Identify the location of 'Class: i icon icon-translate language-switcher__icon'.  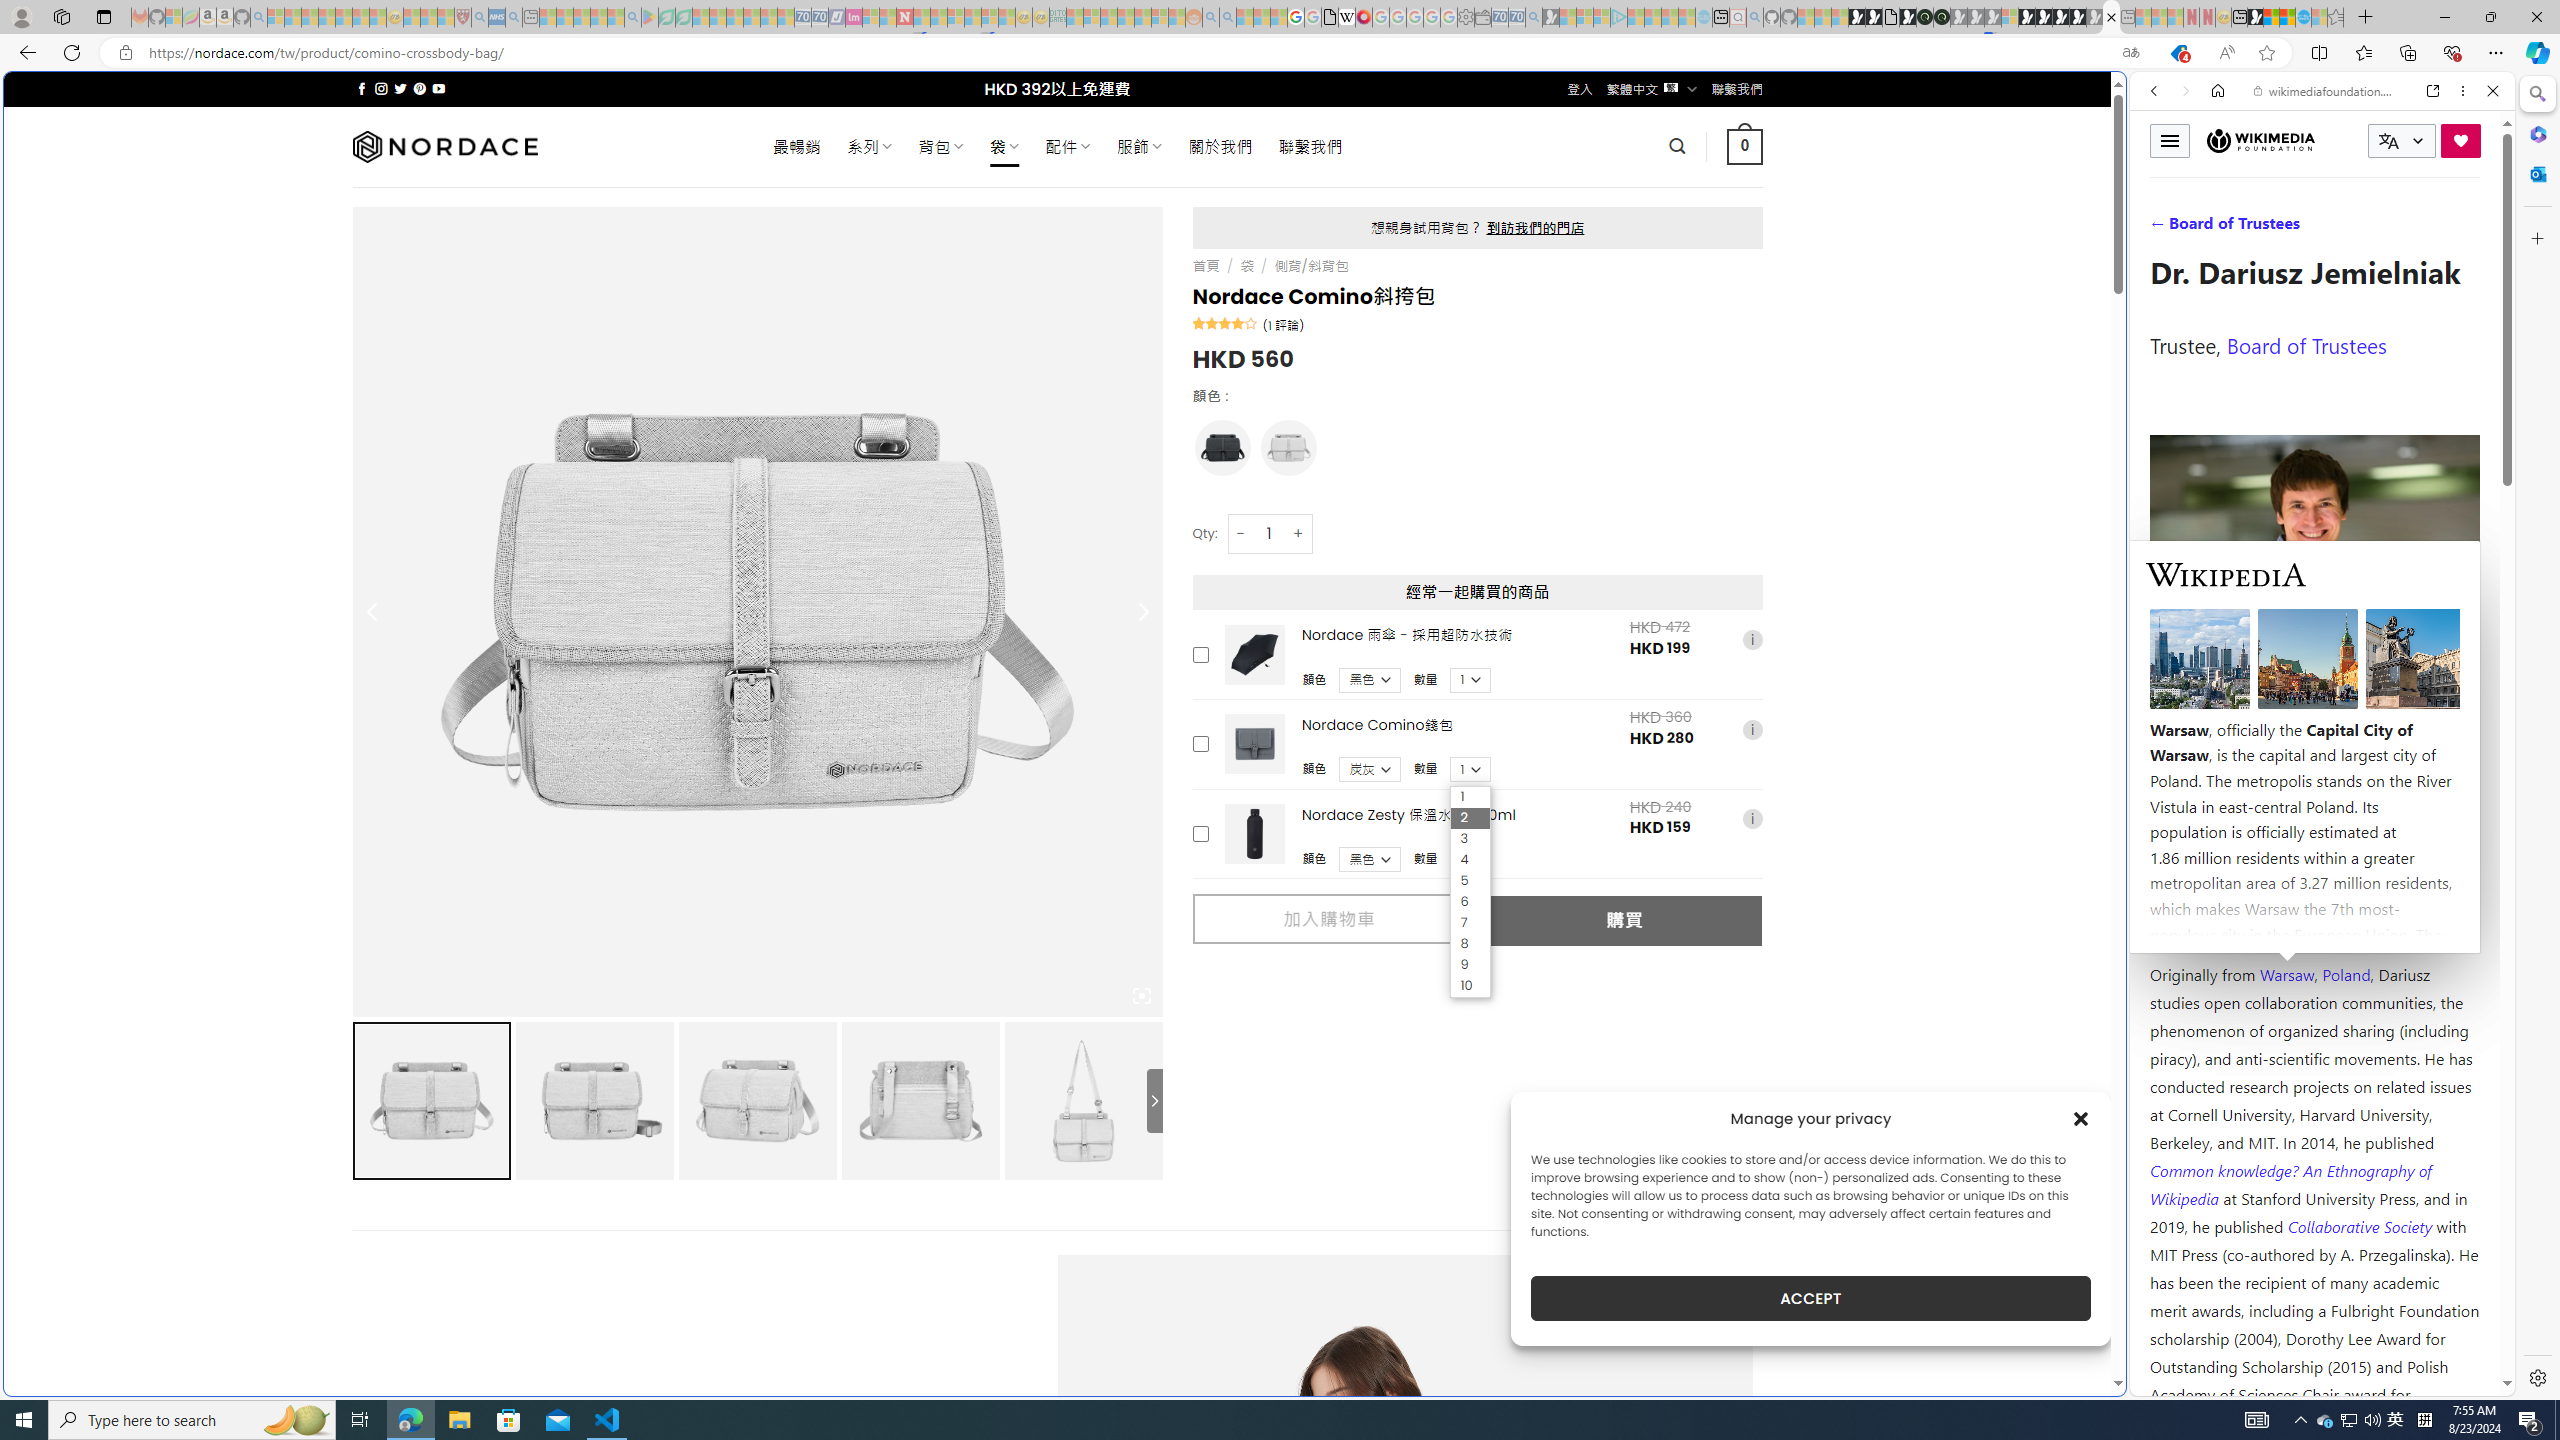
(2388, 141).